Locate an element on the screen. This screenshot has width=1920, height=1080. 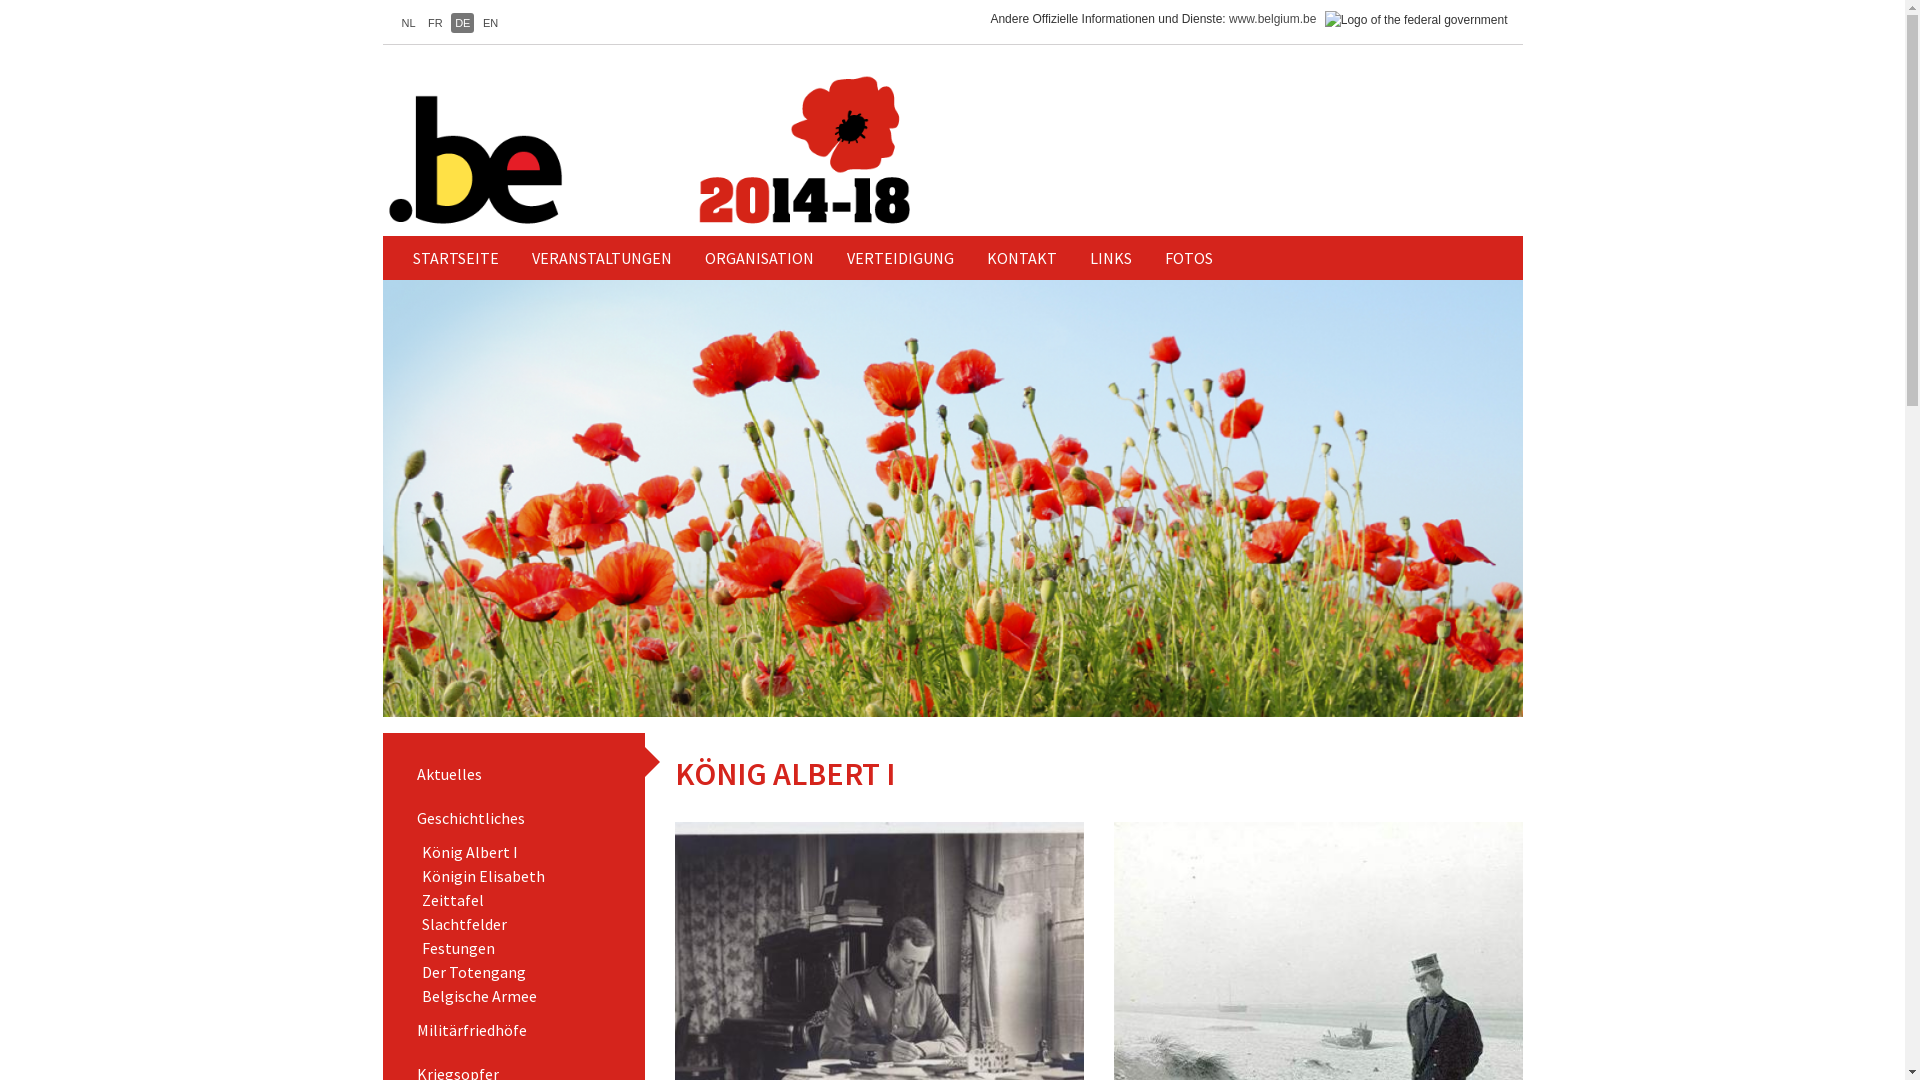
'Skip to main content' is located at coordinates (0, 0).